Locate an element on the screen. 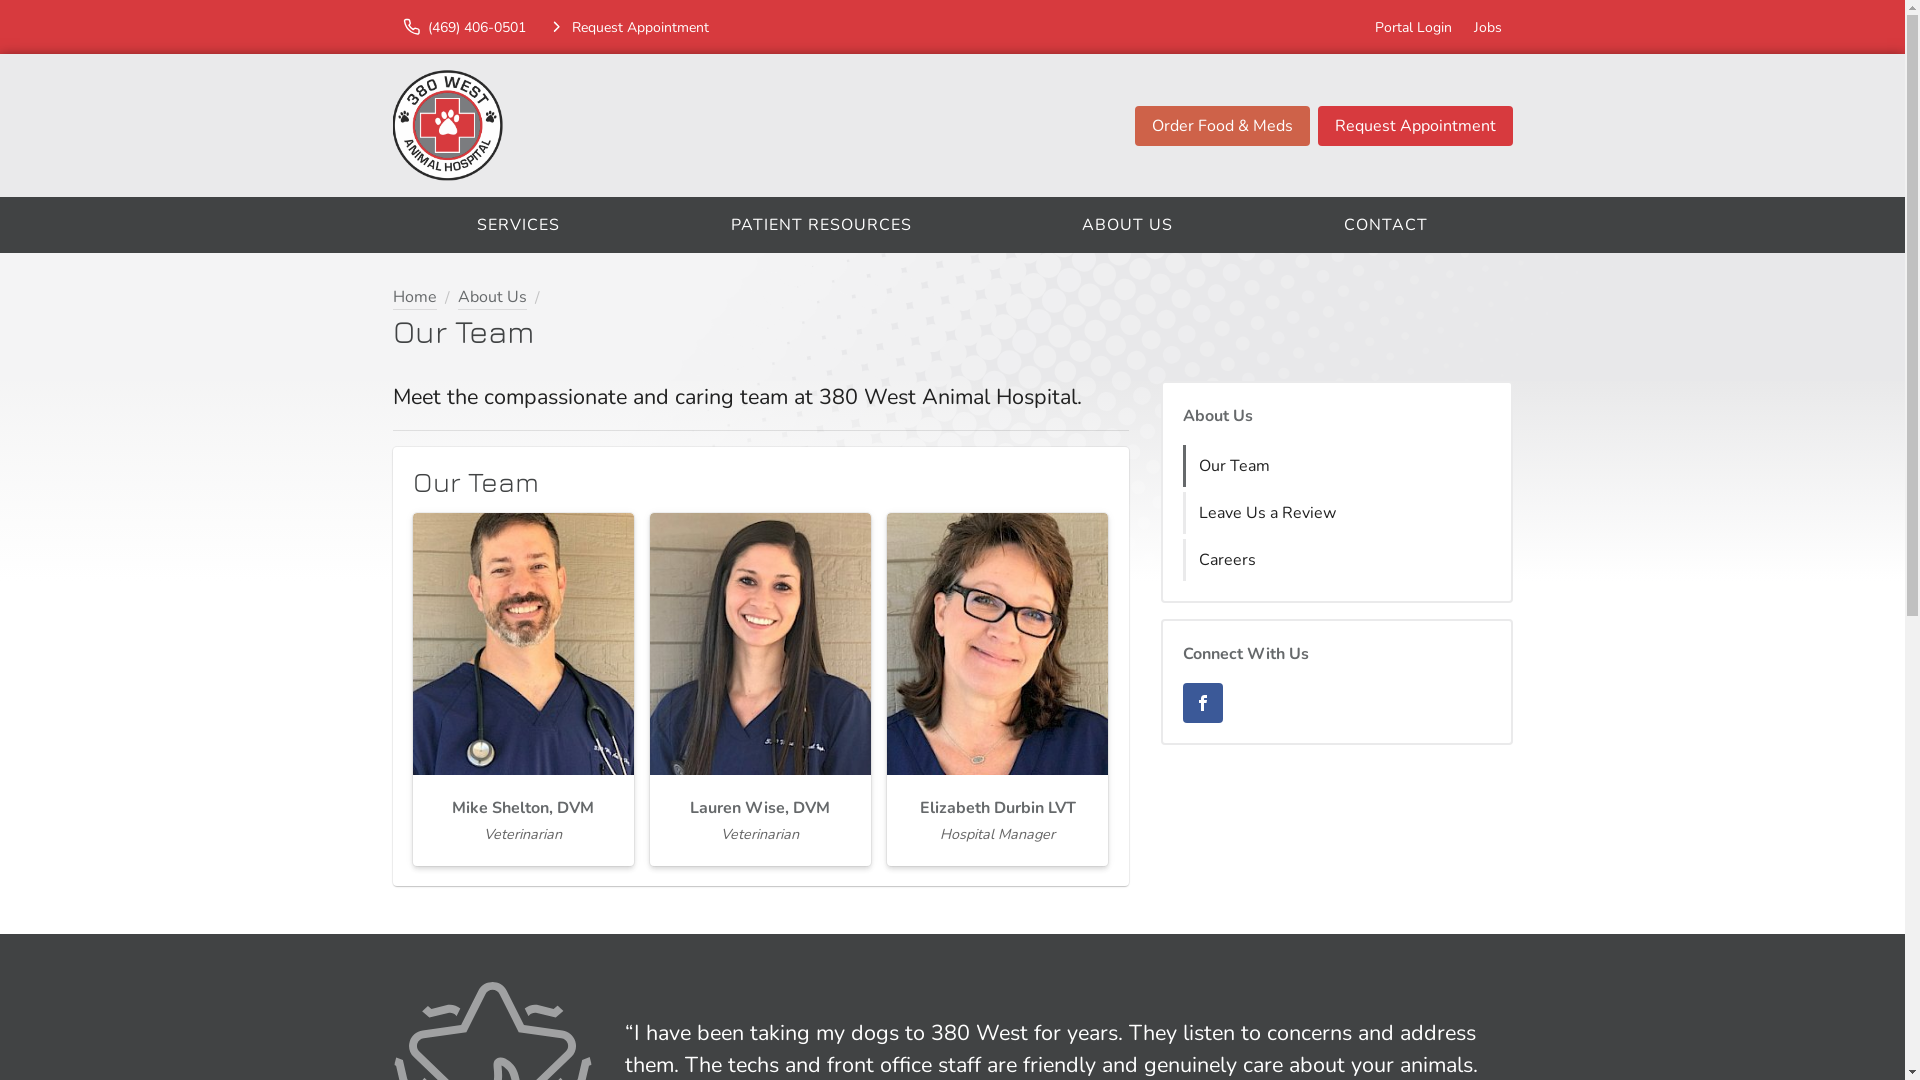 The width and height of the screenshot is (1920, 1080). 'Mike Shelton, DVM is located at coordinates (522, 688).